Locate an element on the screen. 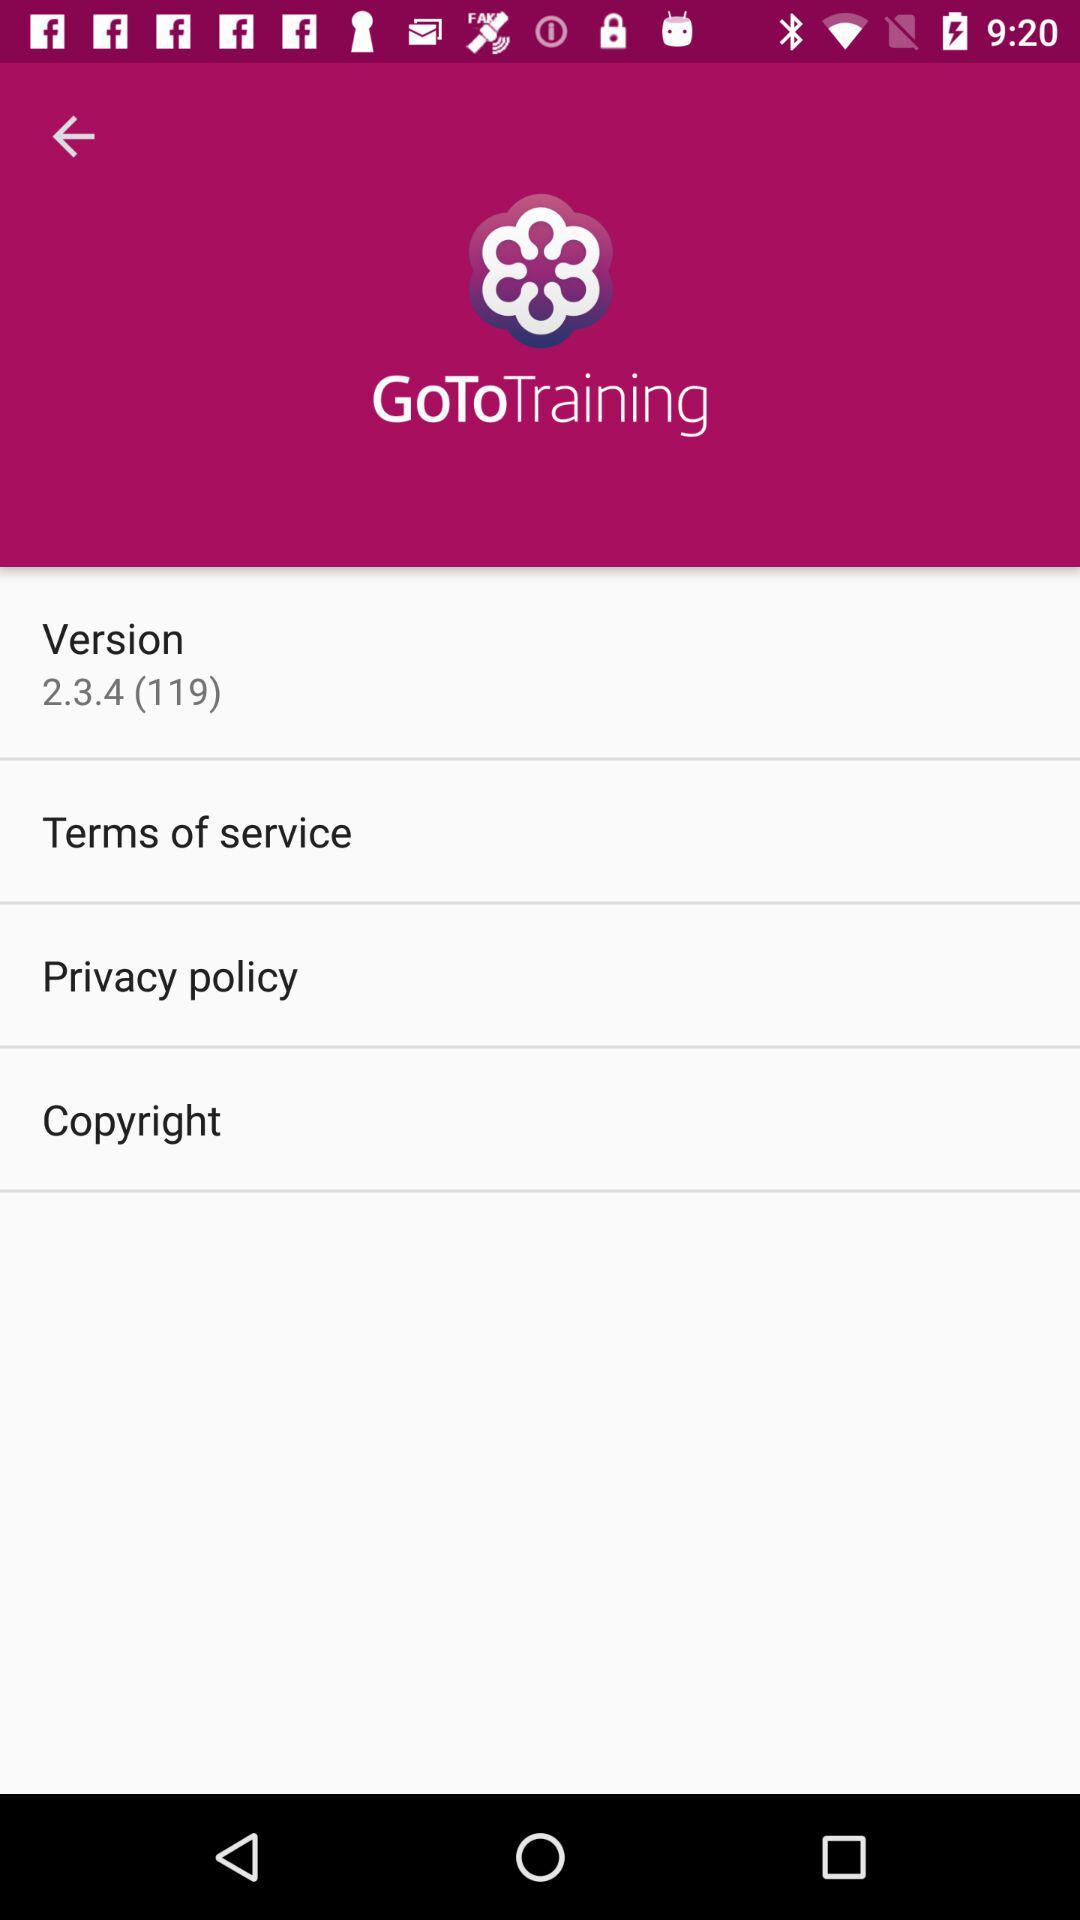 This screenshot has height=1920, width=1080. the icon above version item is located at coordinates (72, 135).